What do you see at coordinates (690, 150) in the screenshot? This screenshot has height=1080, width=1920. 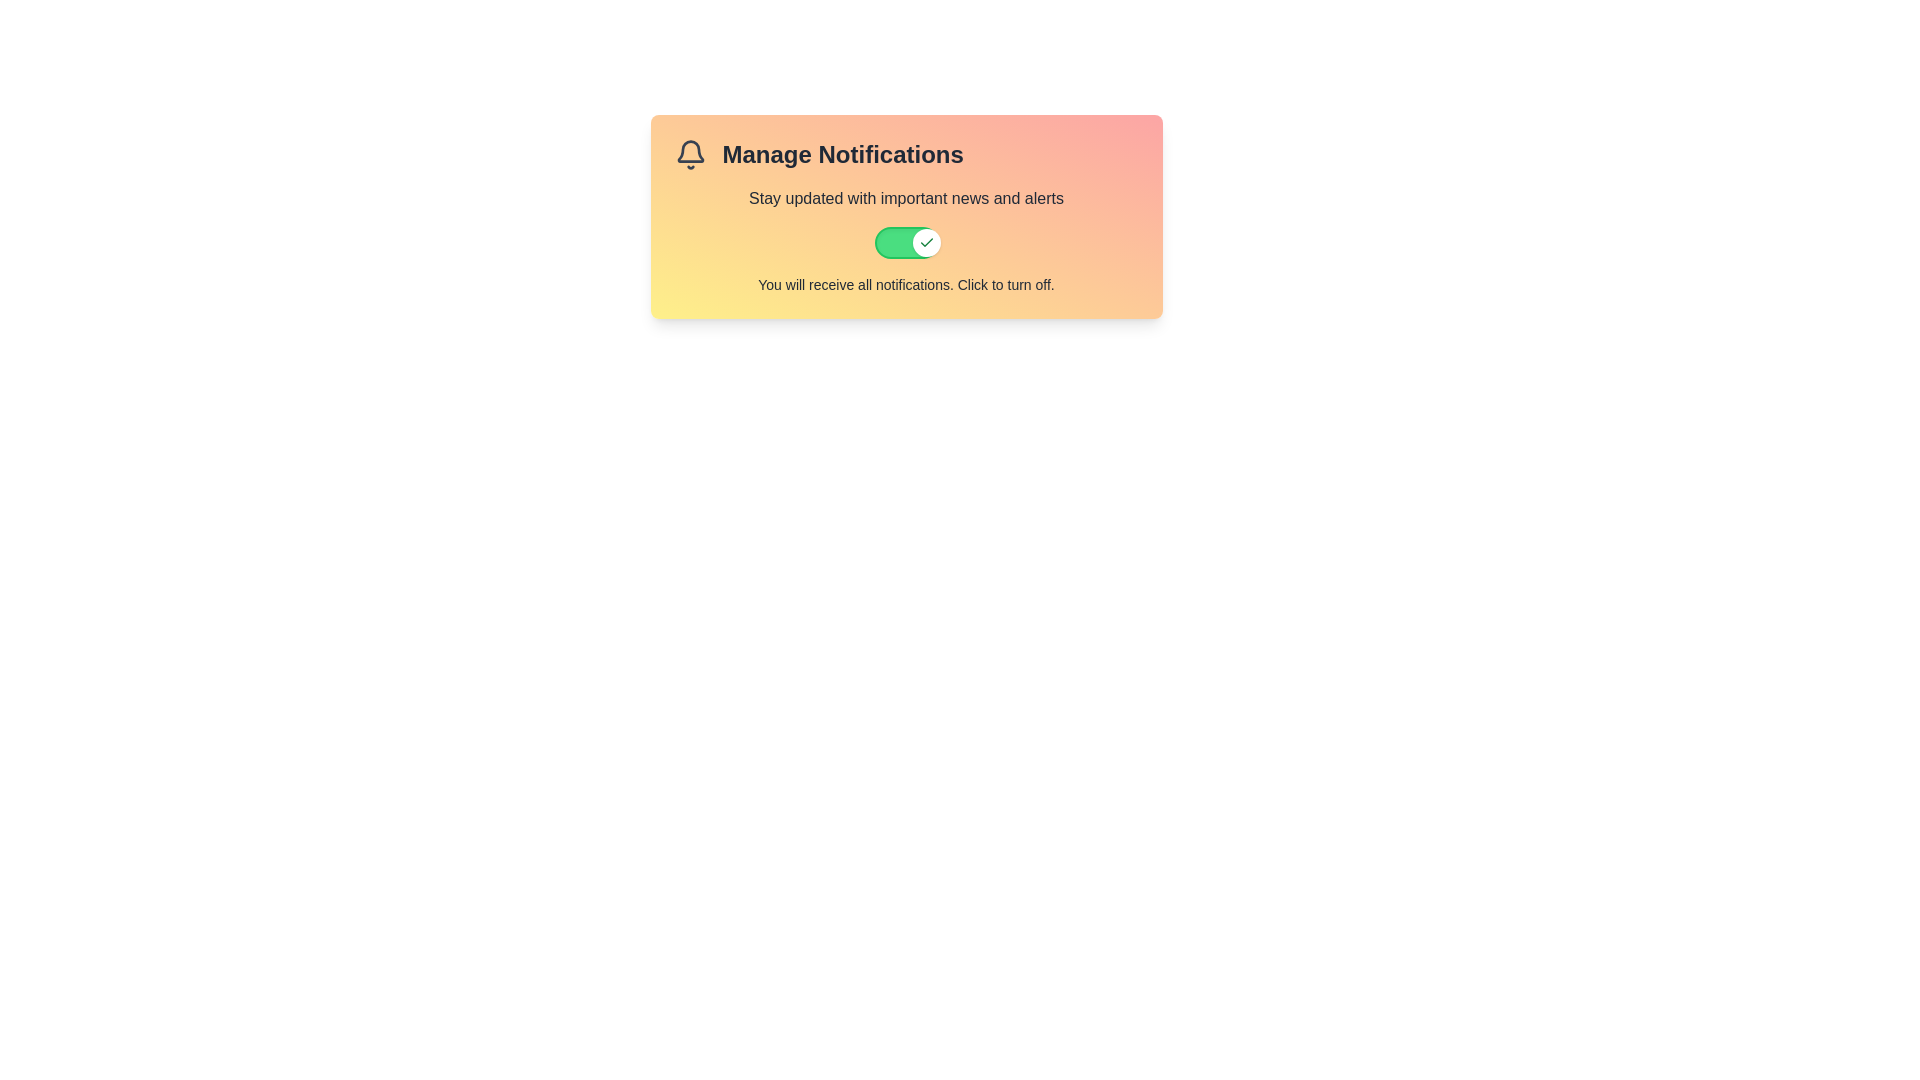 I see `the lower portion of the bell icon, which symbolizes notification settings within the 'Manage Notifications' card` at bounding box center [690, 150].